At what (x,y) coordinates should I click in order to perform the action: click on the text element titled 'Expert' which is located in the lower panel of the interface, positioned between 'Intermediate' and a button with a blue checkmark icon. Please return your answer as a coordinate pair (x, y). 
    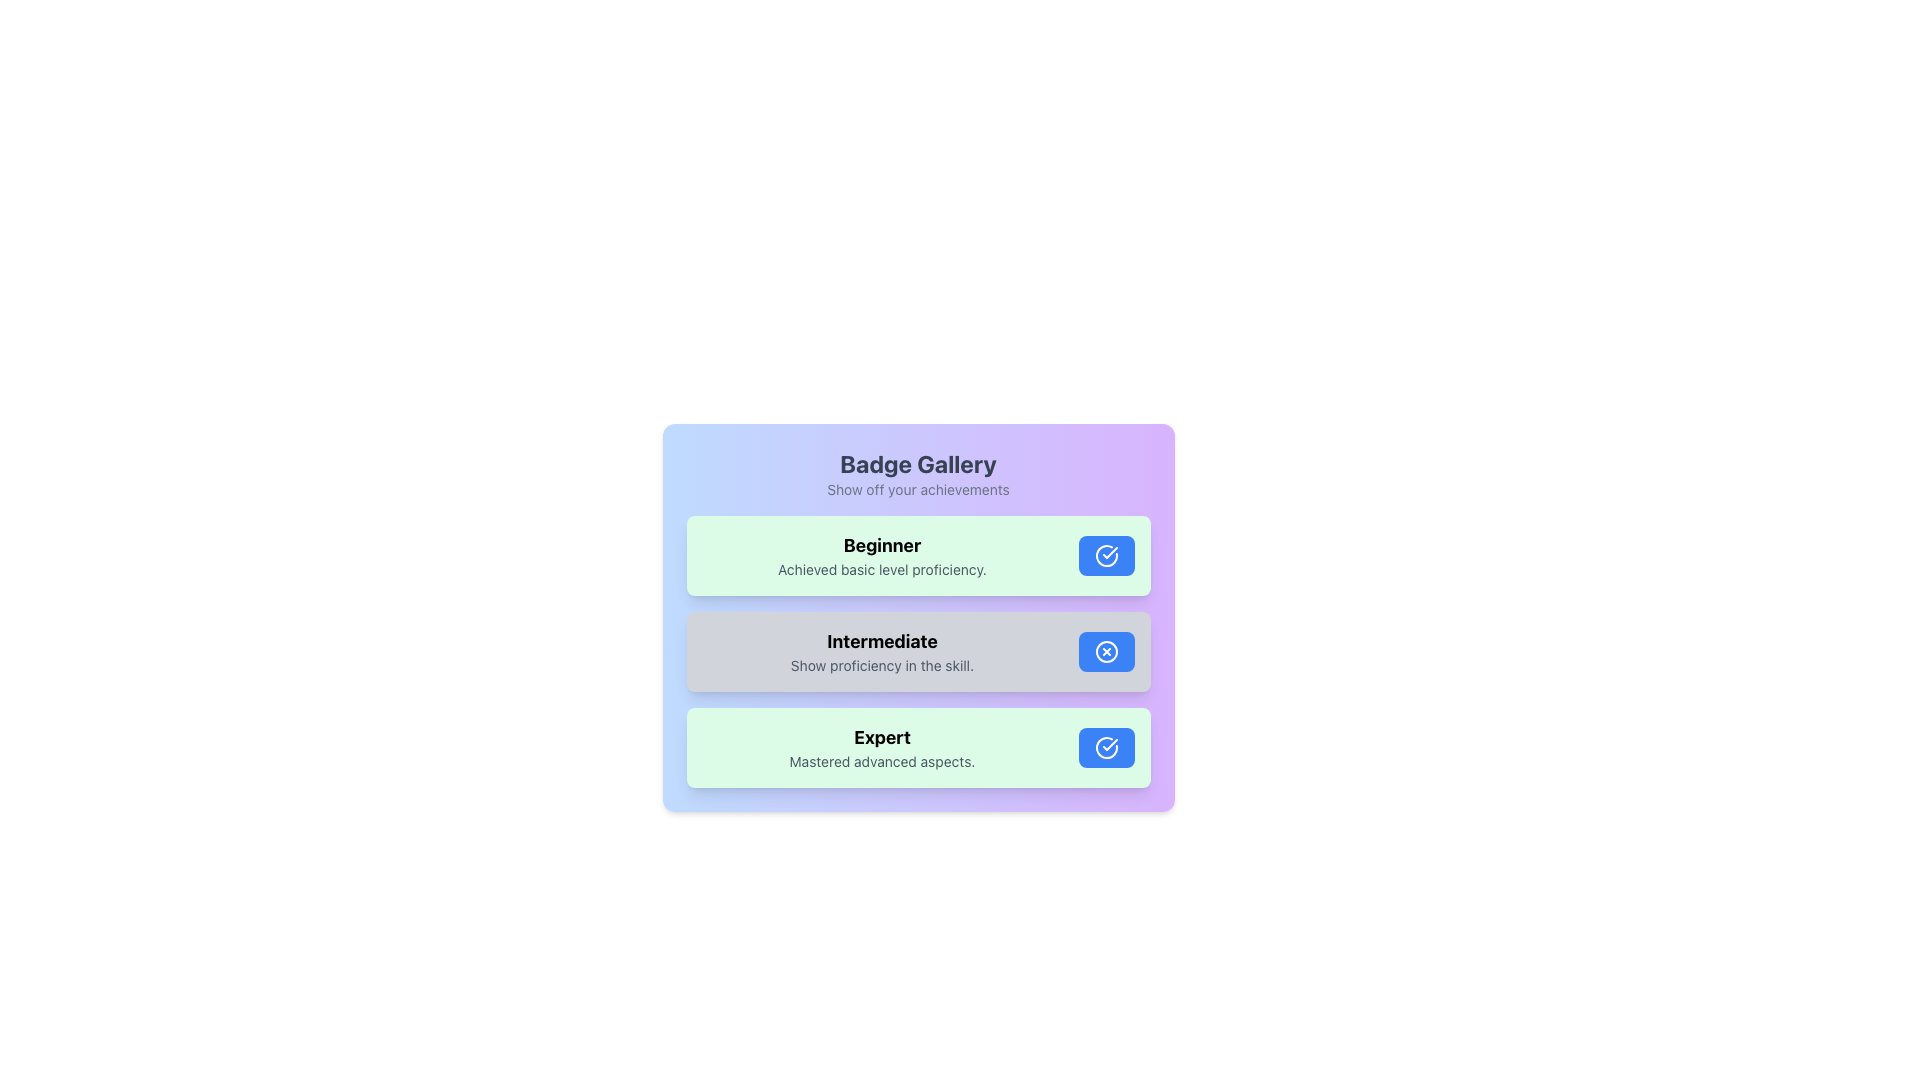
    Looking at the image, I should click on (881, 748).